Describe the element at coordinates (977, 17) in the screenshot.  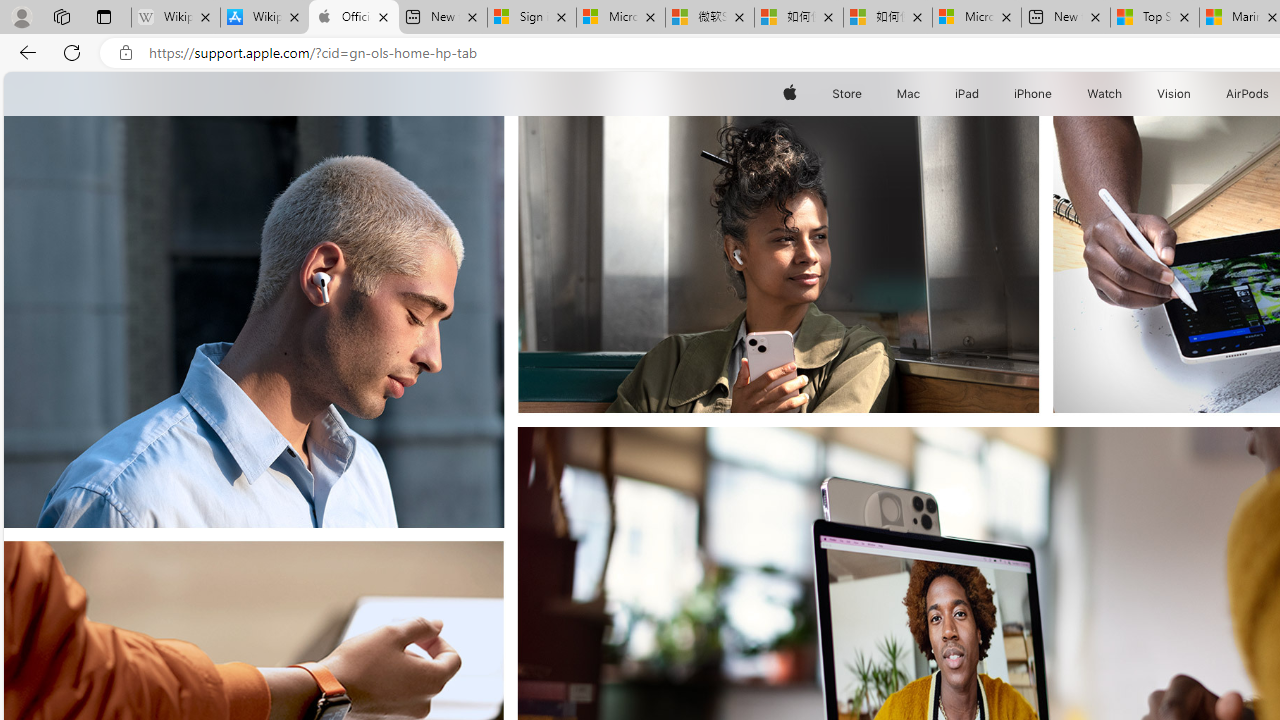
I see `'Microsoft account | Account Checkup'` at that location.